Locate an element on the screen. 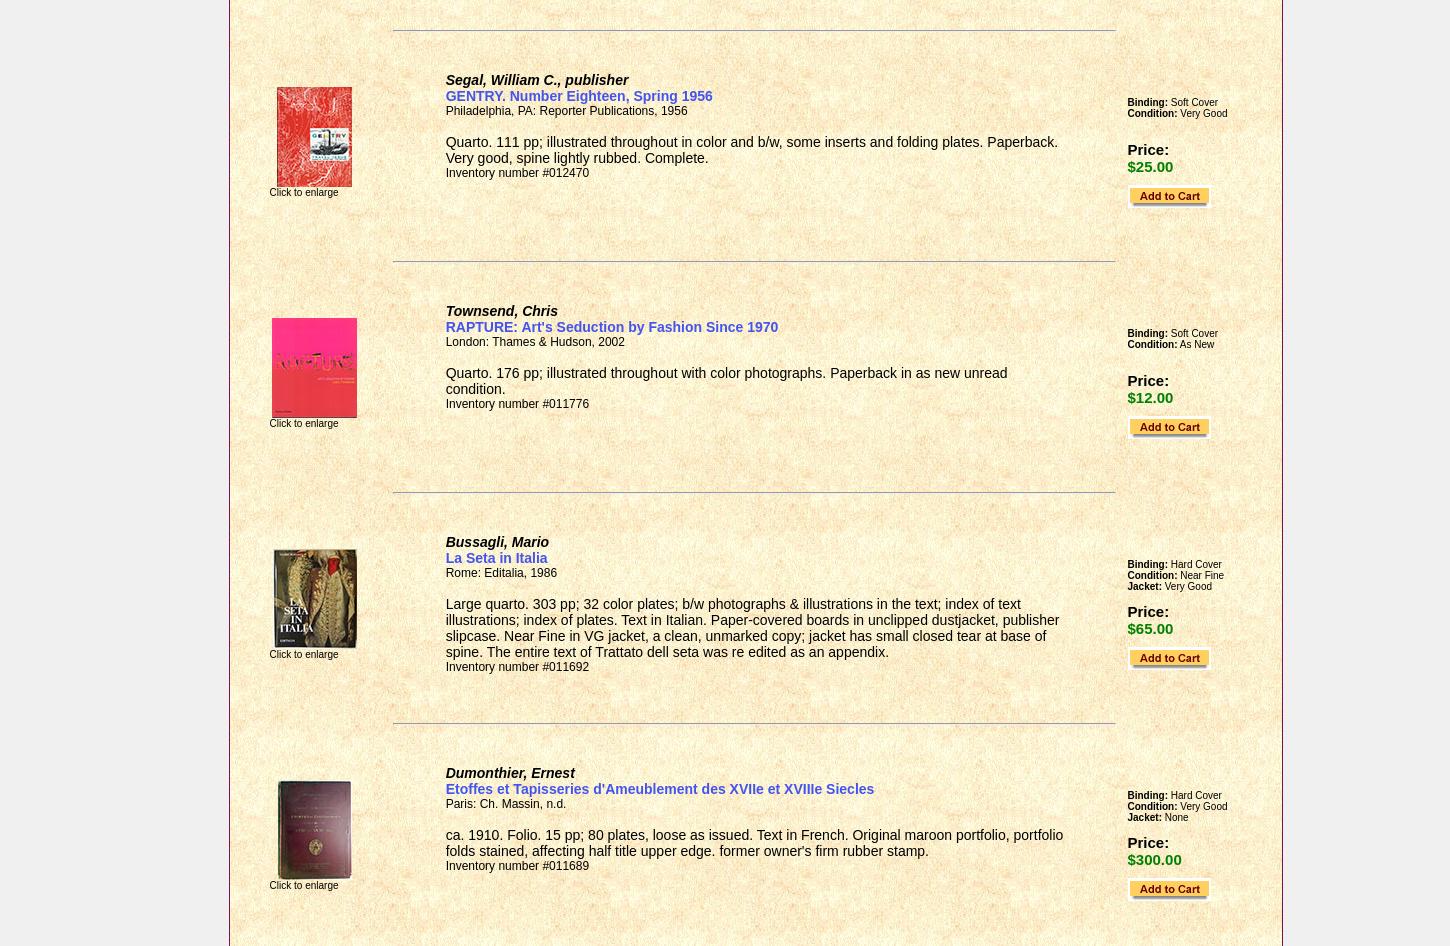 This screenshot has width=1450, height=946. 'Segal, William C., publisher' is located at coordinates (444, 79).